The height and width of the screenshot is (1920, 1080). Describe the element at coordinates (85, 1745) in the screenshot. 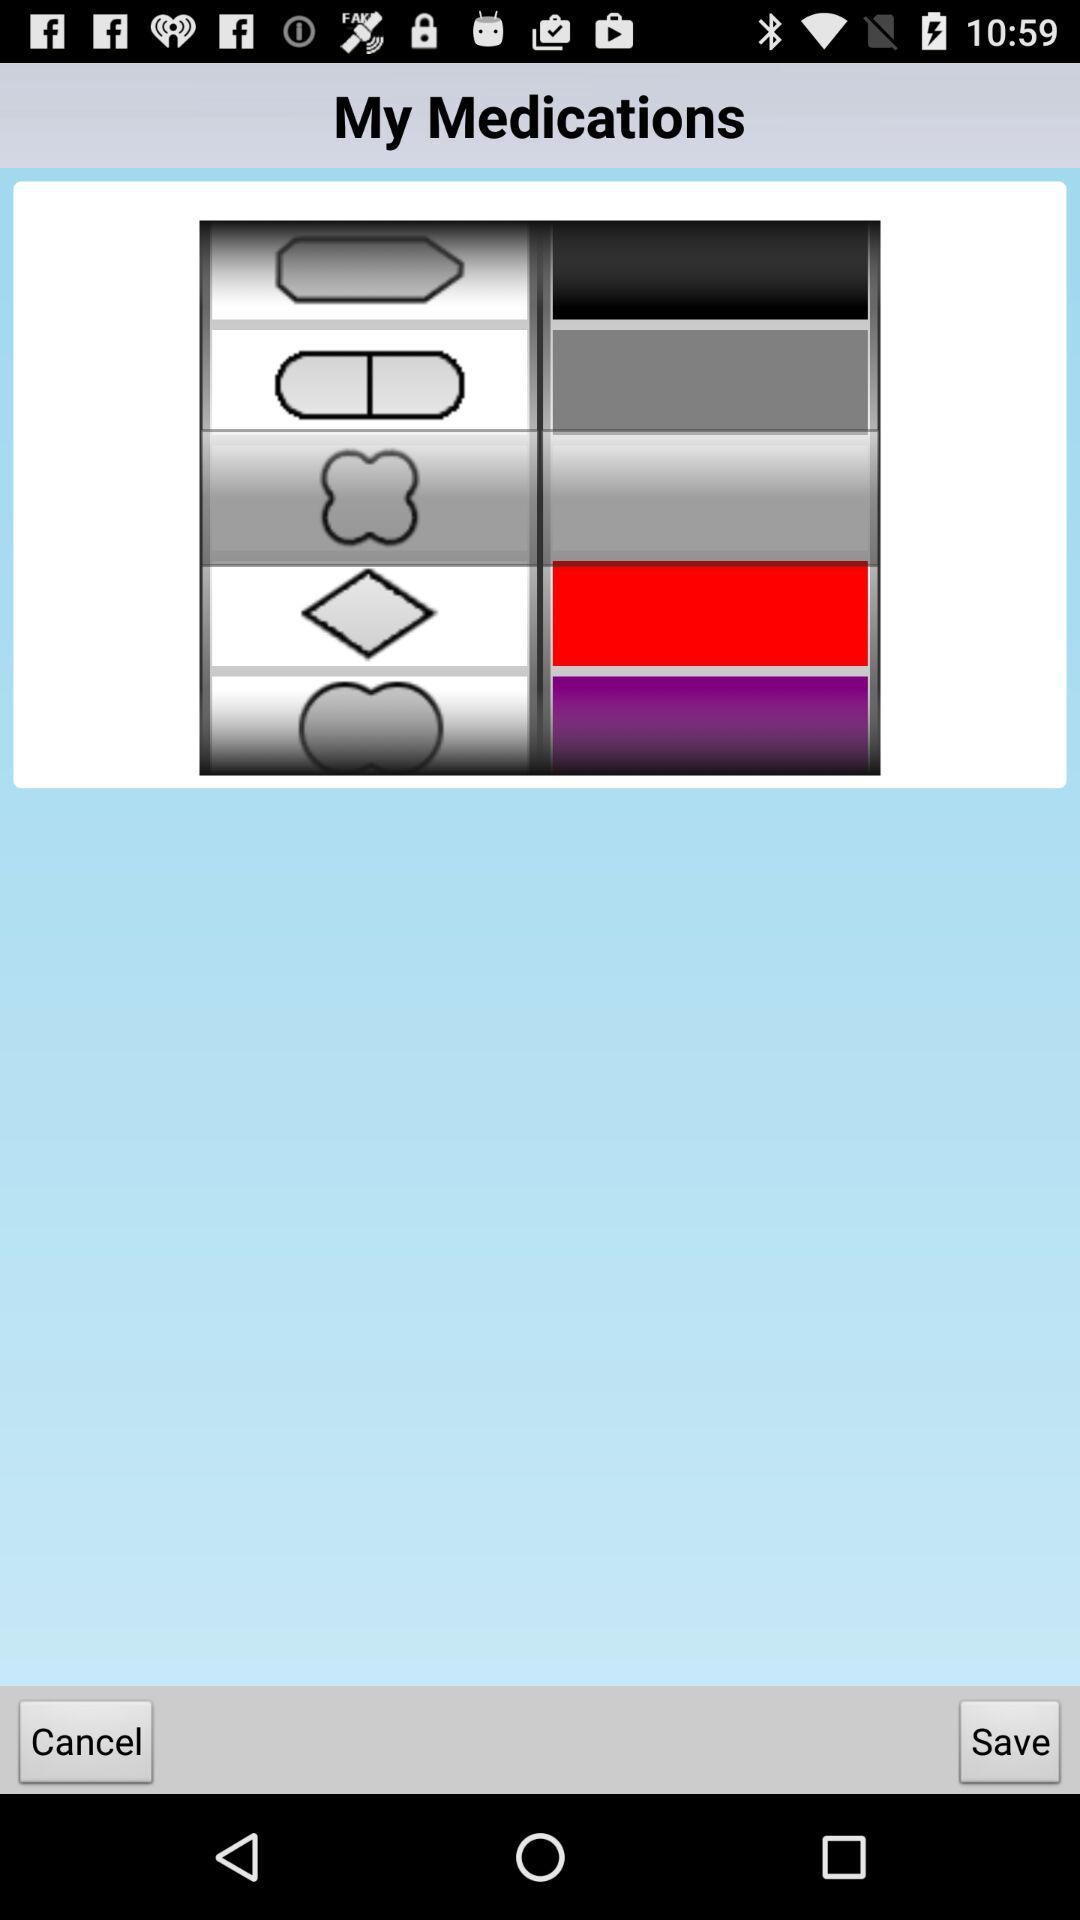

I see `the icon next to the save item` at that location.